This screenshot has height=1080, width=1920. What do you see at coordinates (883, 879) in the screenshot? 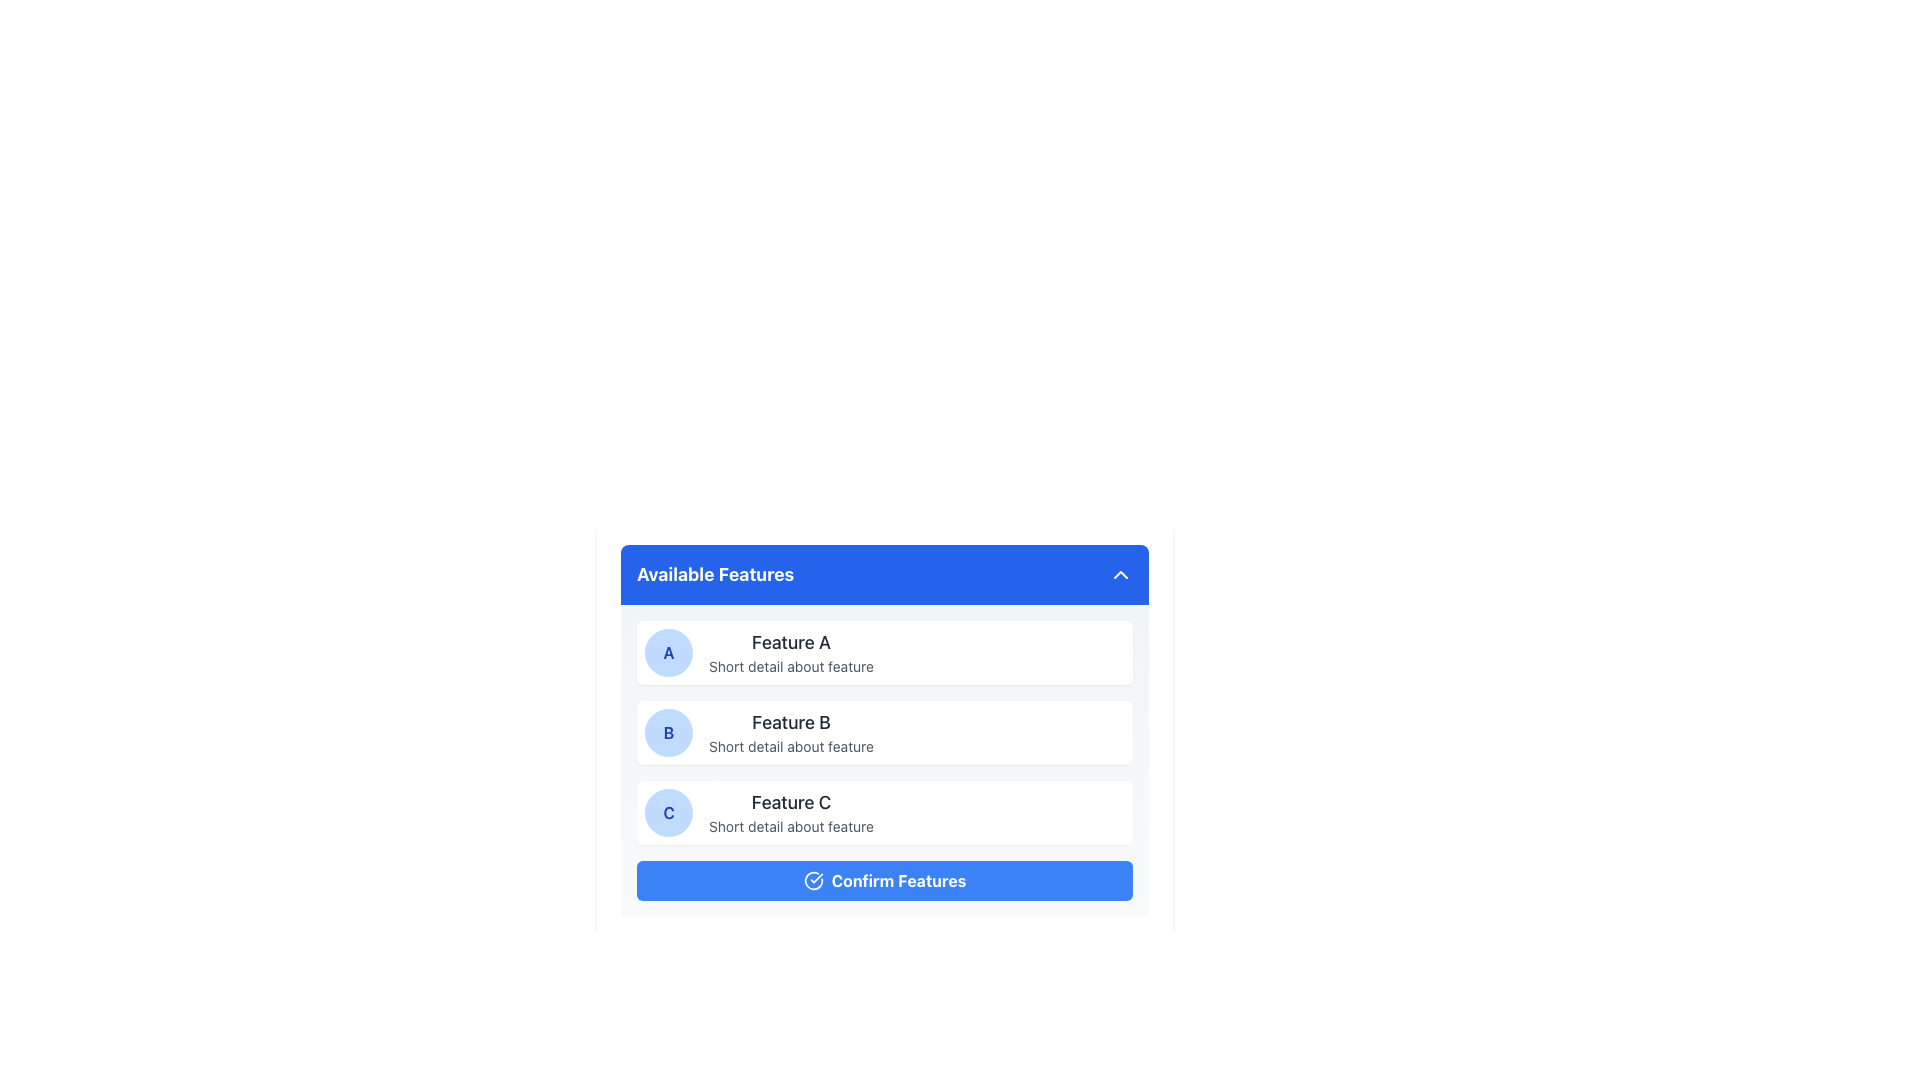
I see `the confirmation button located at the bottom of the features panel` at bounding box center [883, 879].